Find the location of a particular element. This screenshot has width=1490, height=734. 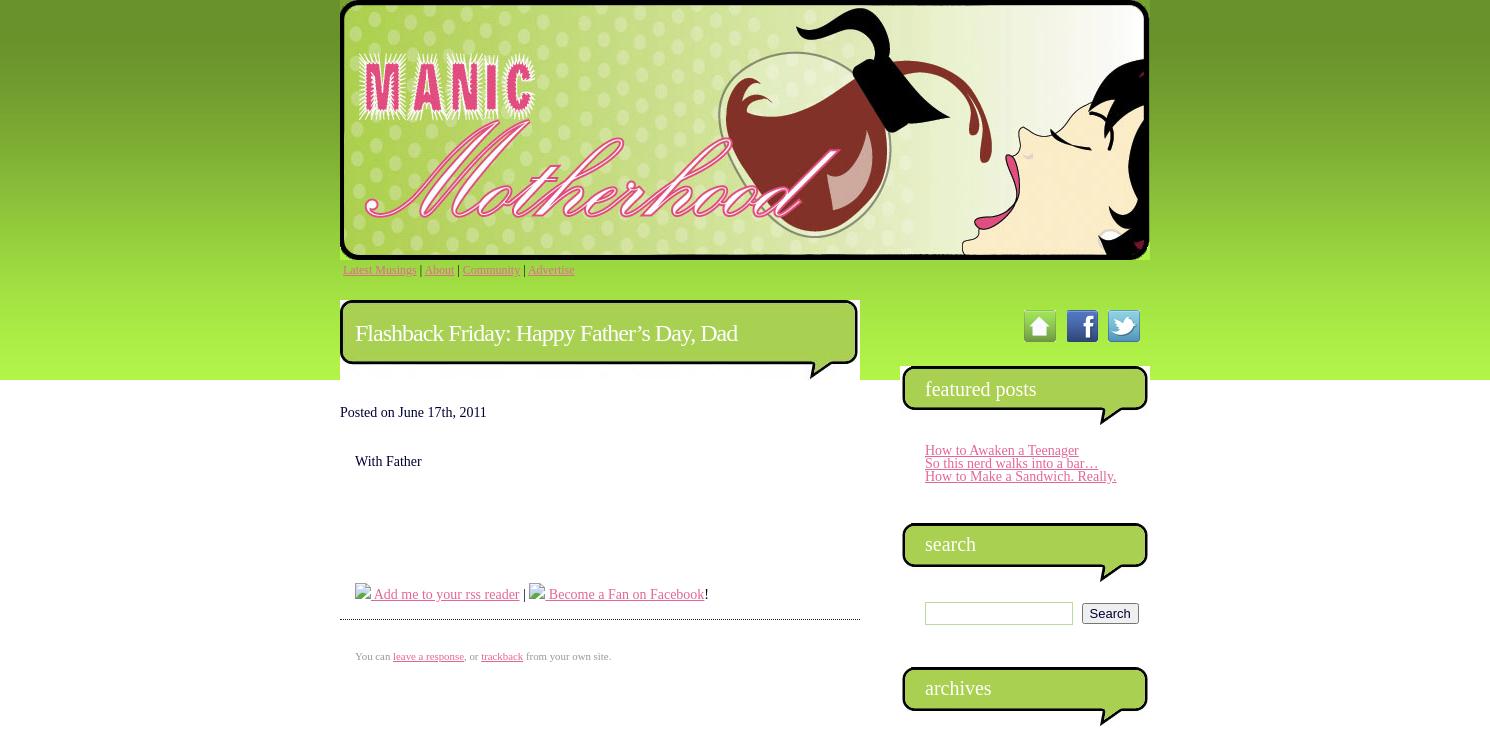

'With Father' is located at coordinates (387, 461).